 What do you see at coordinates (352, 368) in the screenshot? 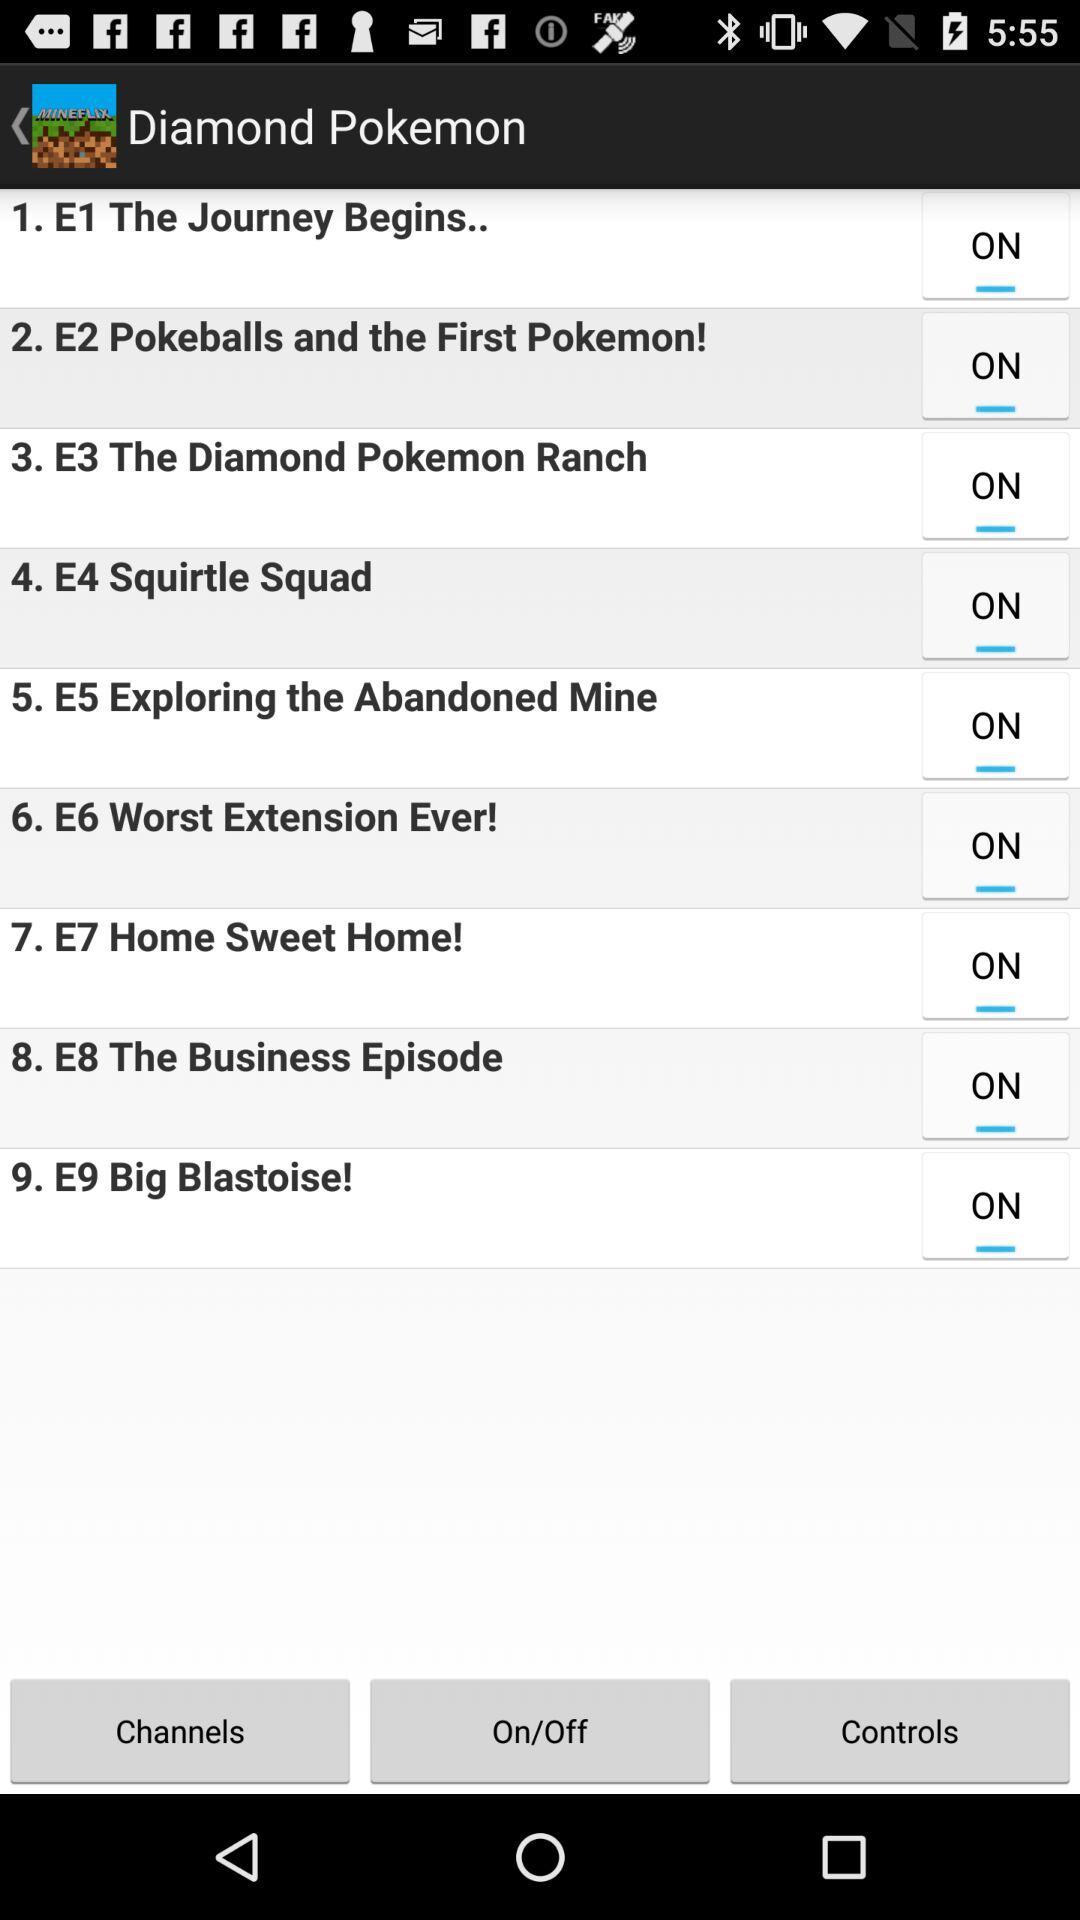
I see `2 e2 pokeballs item` at bounding box center [352, 368].